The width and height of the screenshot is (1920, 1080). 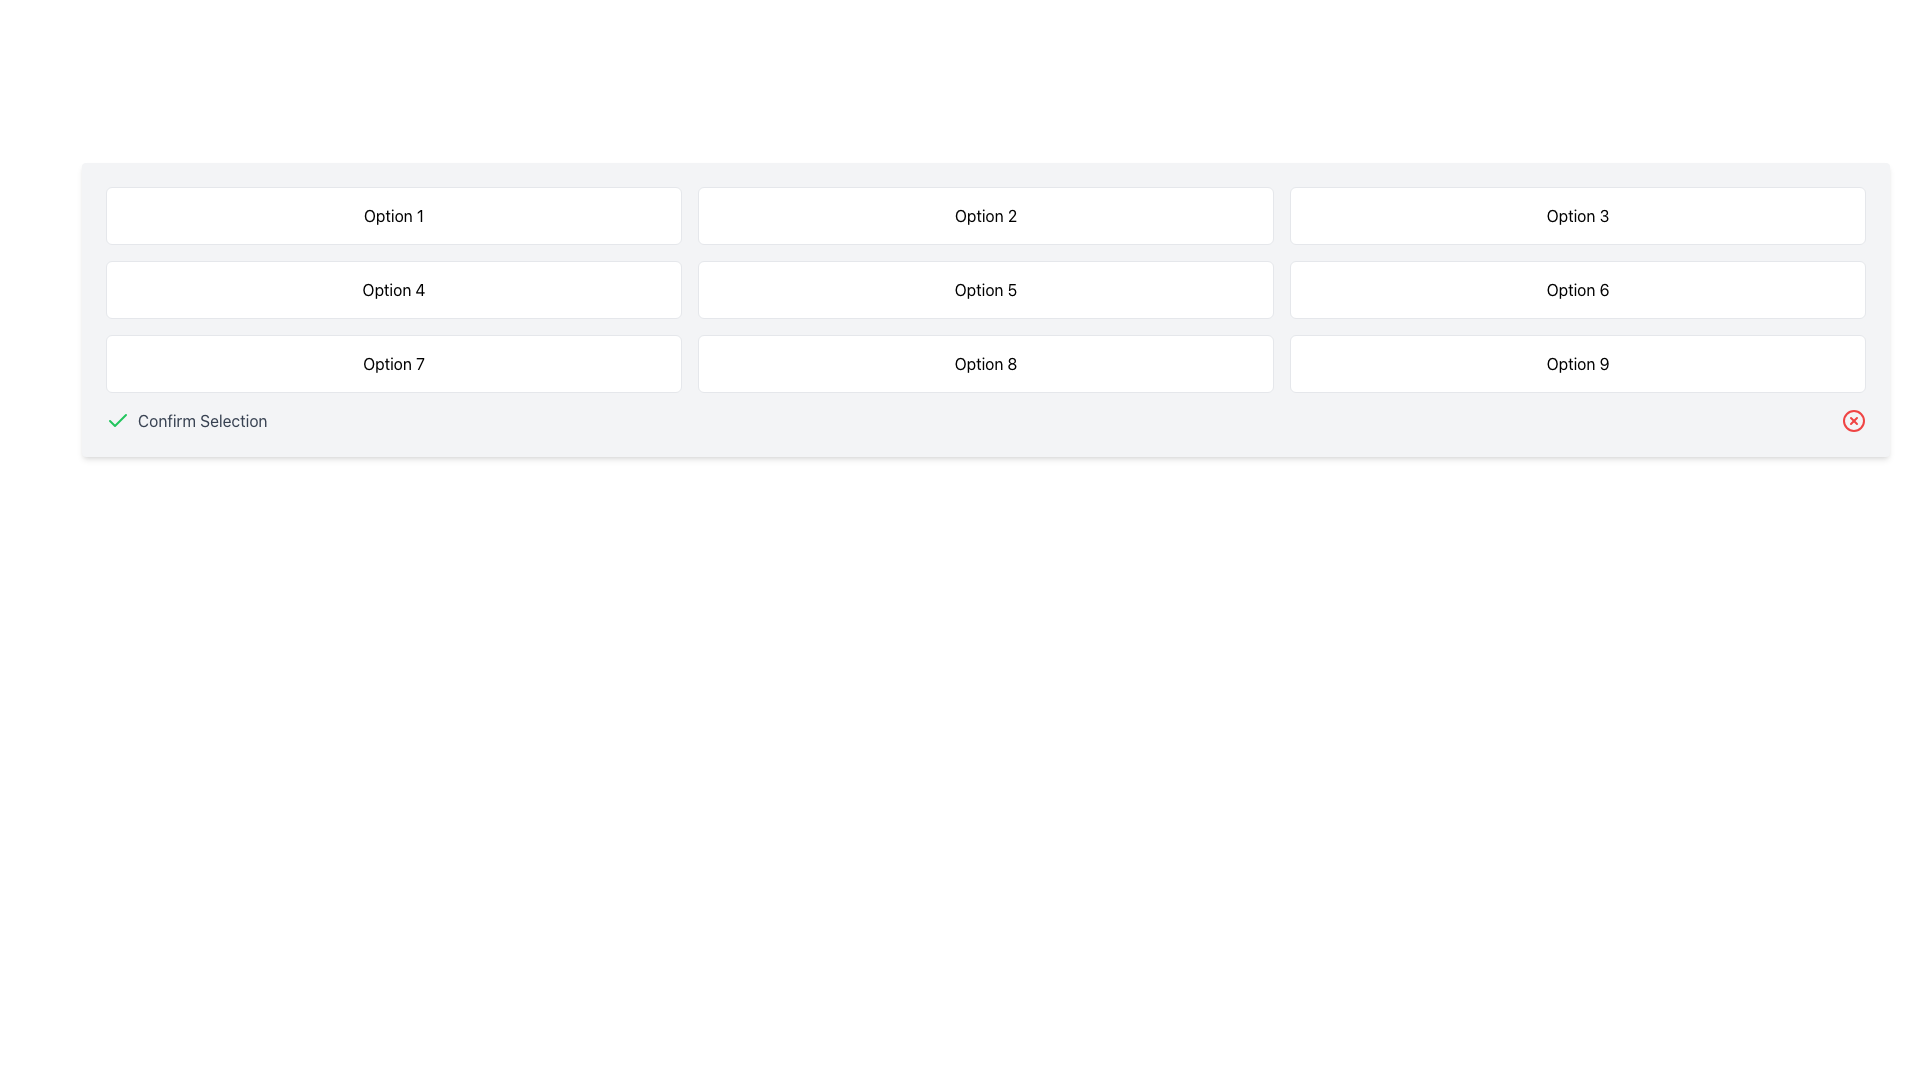 I want to click on the button labeled 'Option 6', which is a rectangular component with softly rounded edges and a thin border, so click(x=1577, y=289).